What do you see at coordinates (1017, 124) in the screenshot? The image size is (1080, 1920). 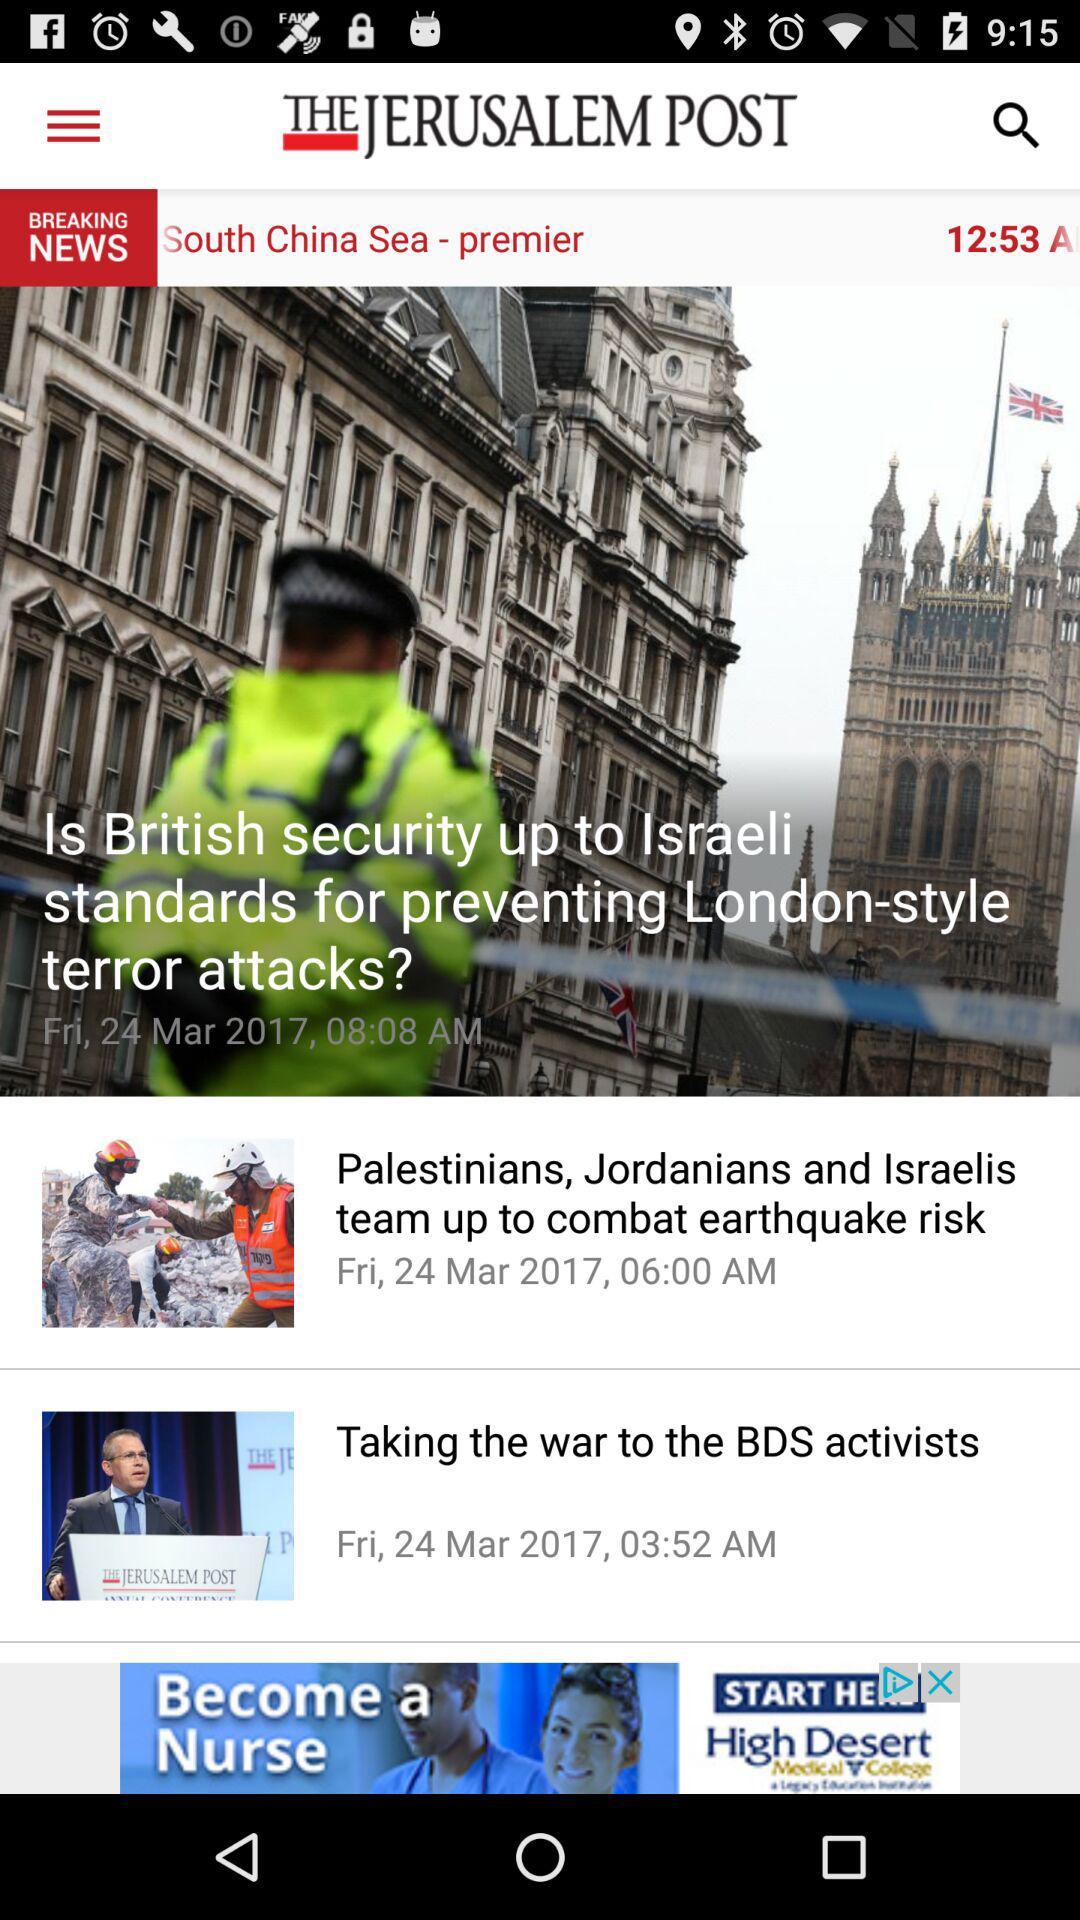 I see `search` at bounding box center [1017, 124].